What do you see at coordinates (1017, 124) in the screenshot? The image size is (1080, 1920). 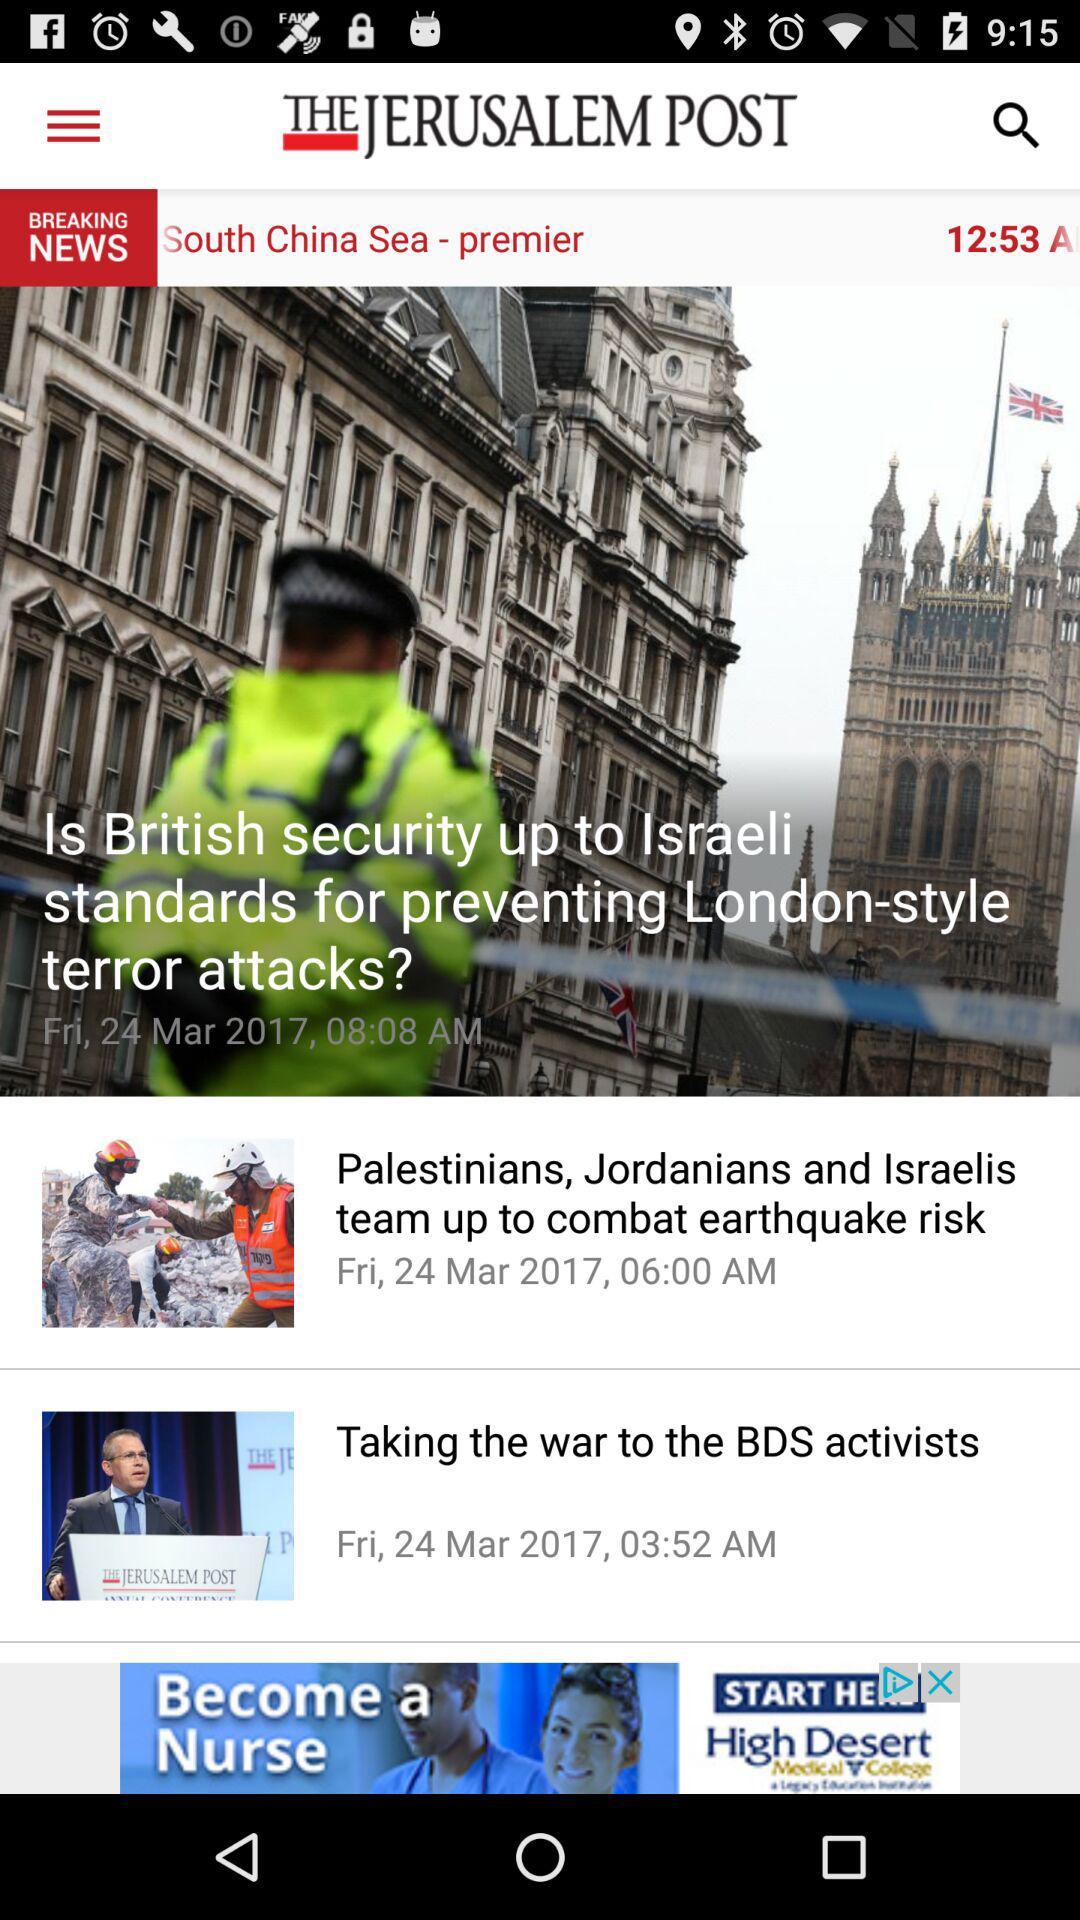 I see `search` at bounding box center [1017, 124].